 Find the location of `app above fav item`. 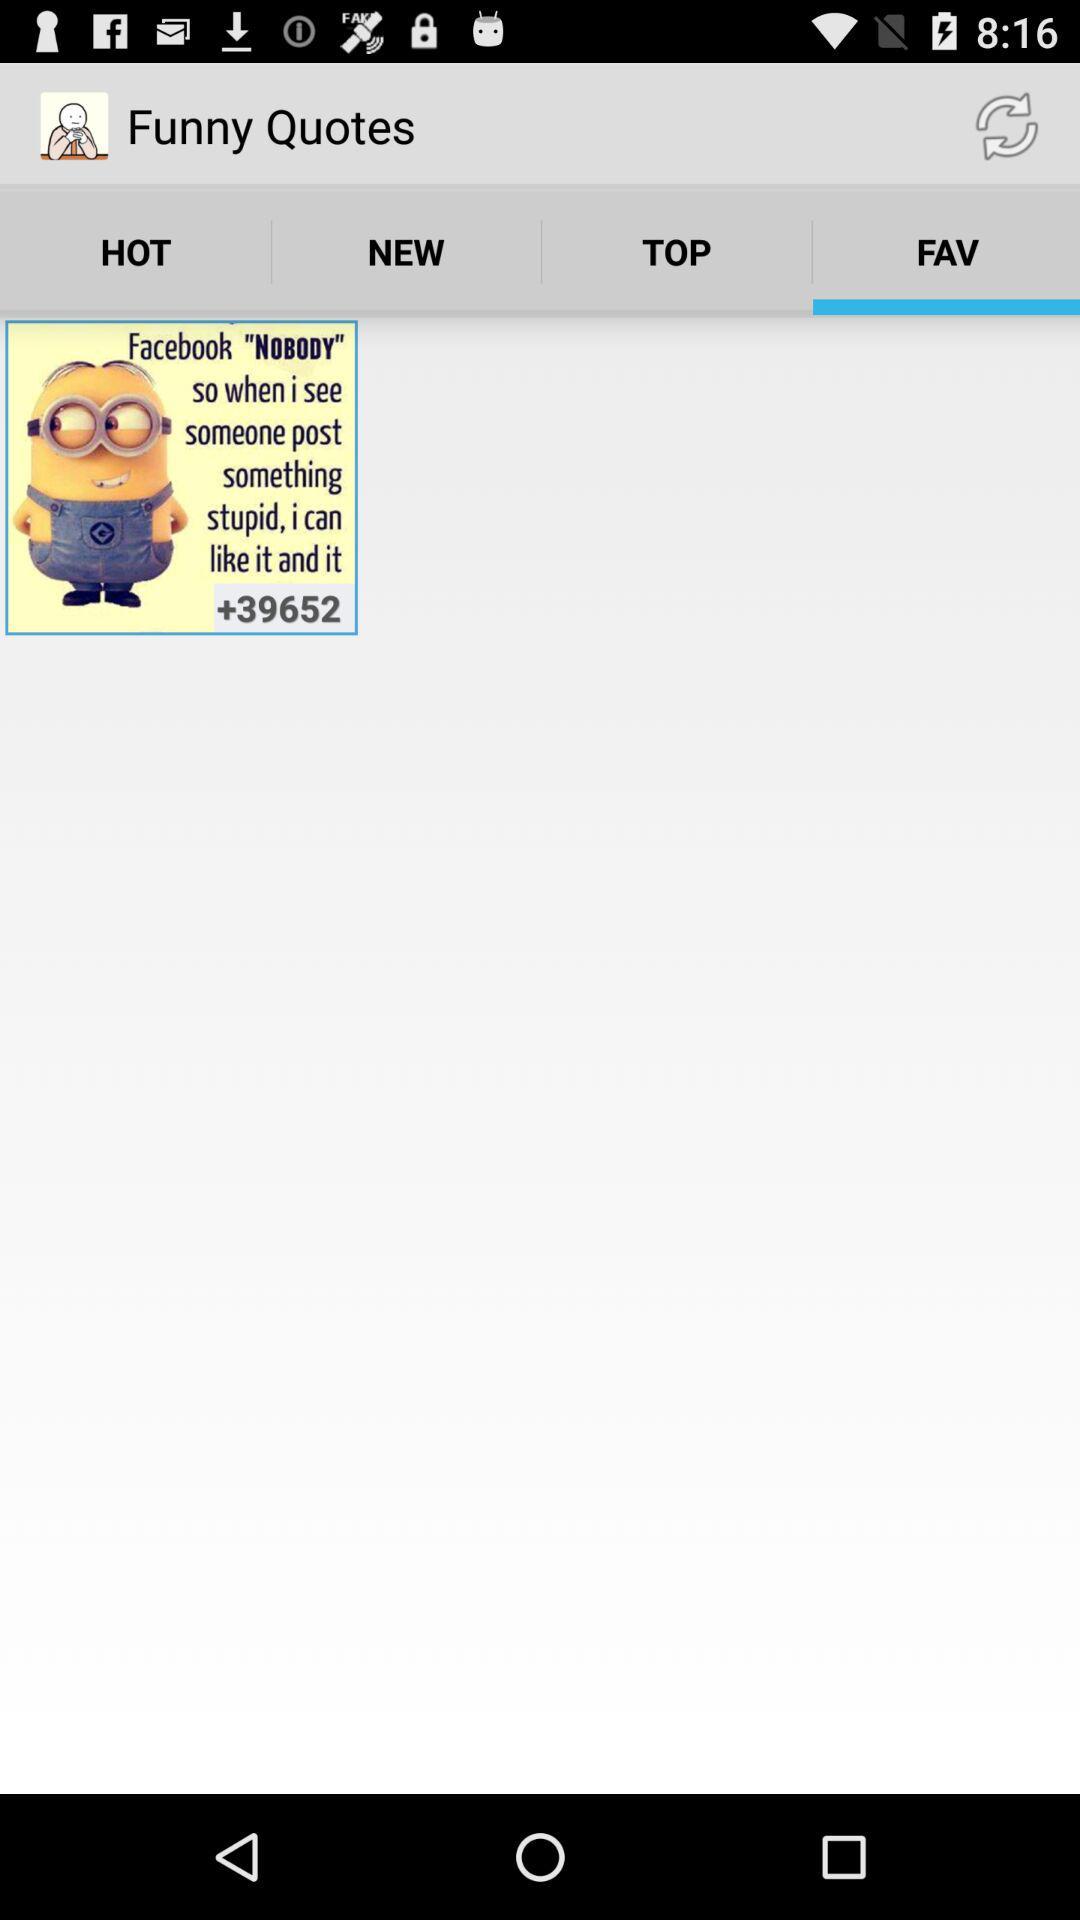

app above fav item is located at coordinates (1006, 124).